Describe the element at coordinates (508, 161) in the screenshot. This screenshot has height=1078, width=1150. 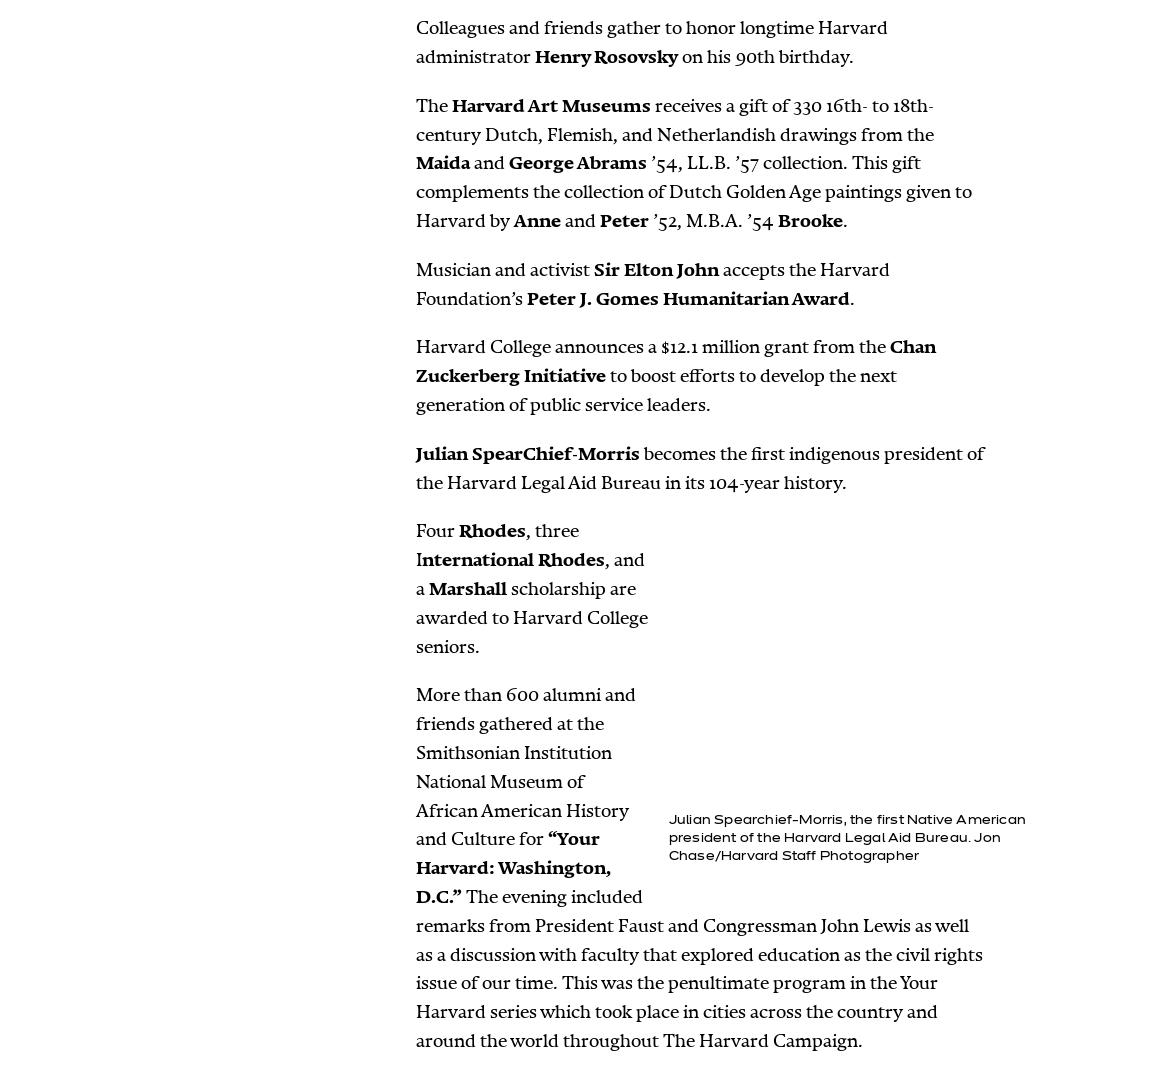
I see `'George Abrams'` at that location.